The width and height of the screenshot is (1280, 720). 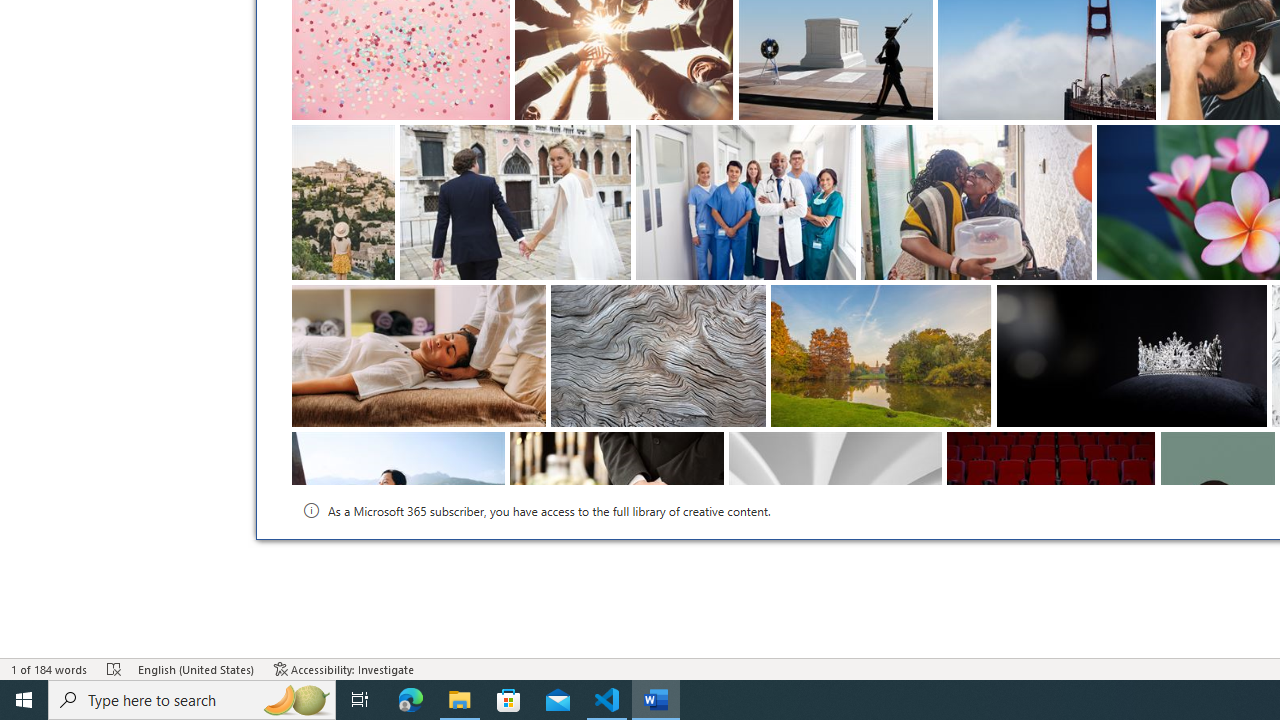 I want to click on 'Spelling and Grammar Check Errors', so click(x=113, y=669).